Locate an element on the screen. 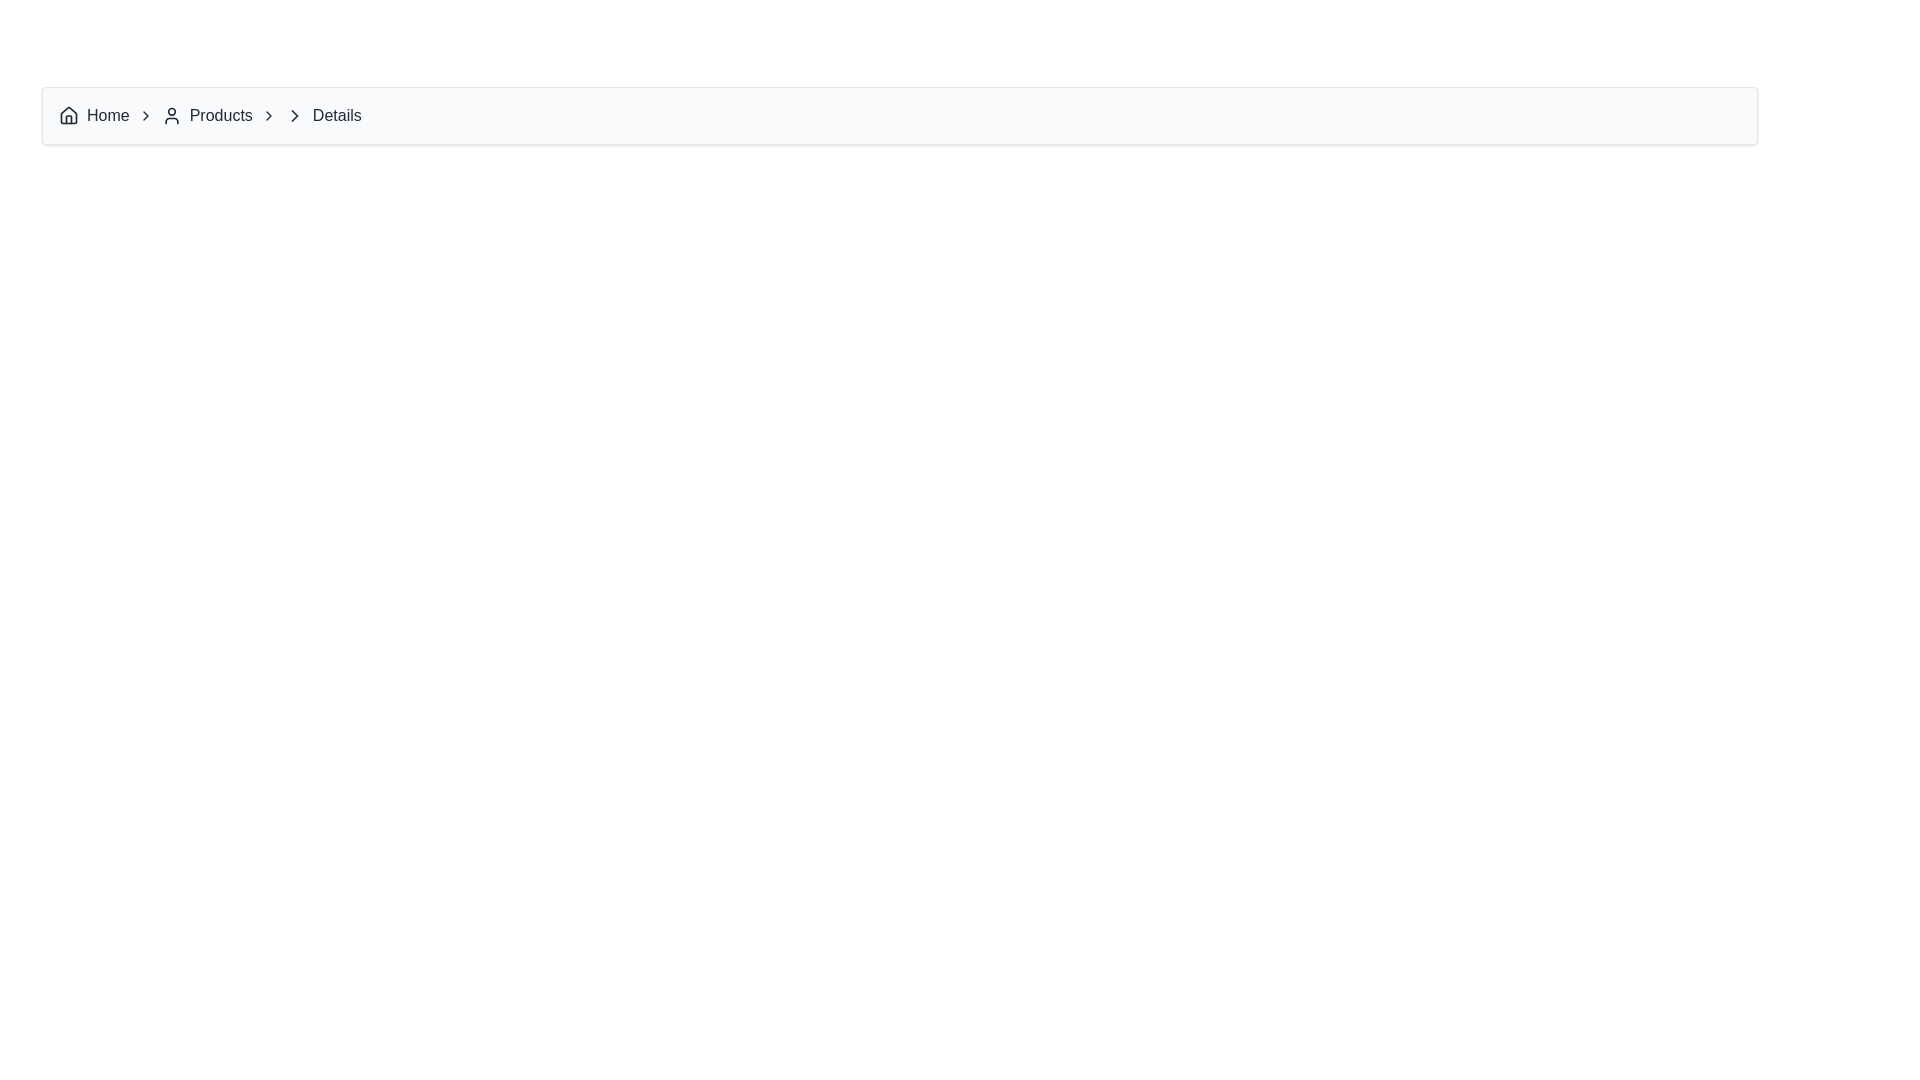  the small house-shaped icon located at the top left of the interface is located at coordinates (68, 115).